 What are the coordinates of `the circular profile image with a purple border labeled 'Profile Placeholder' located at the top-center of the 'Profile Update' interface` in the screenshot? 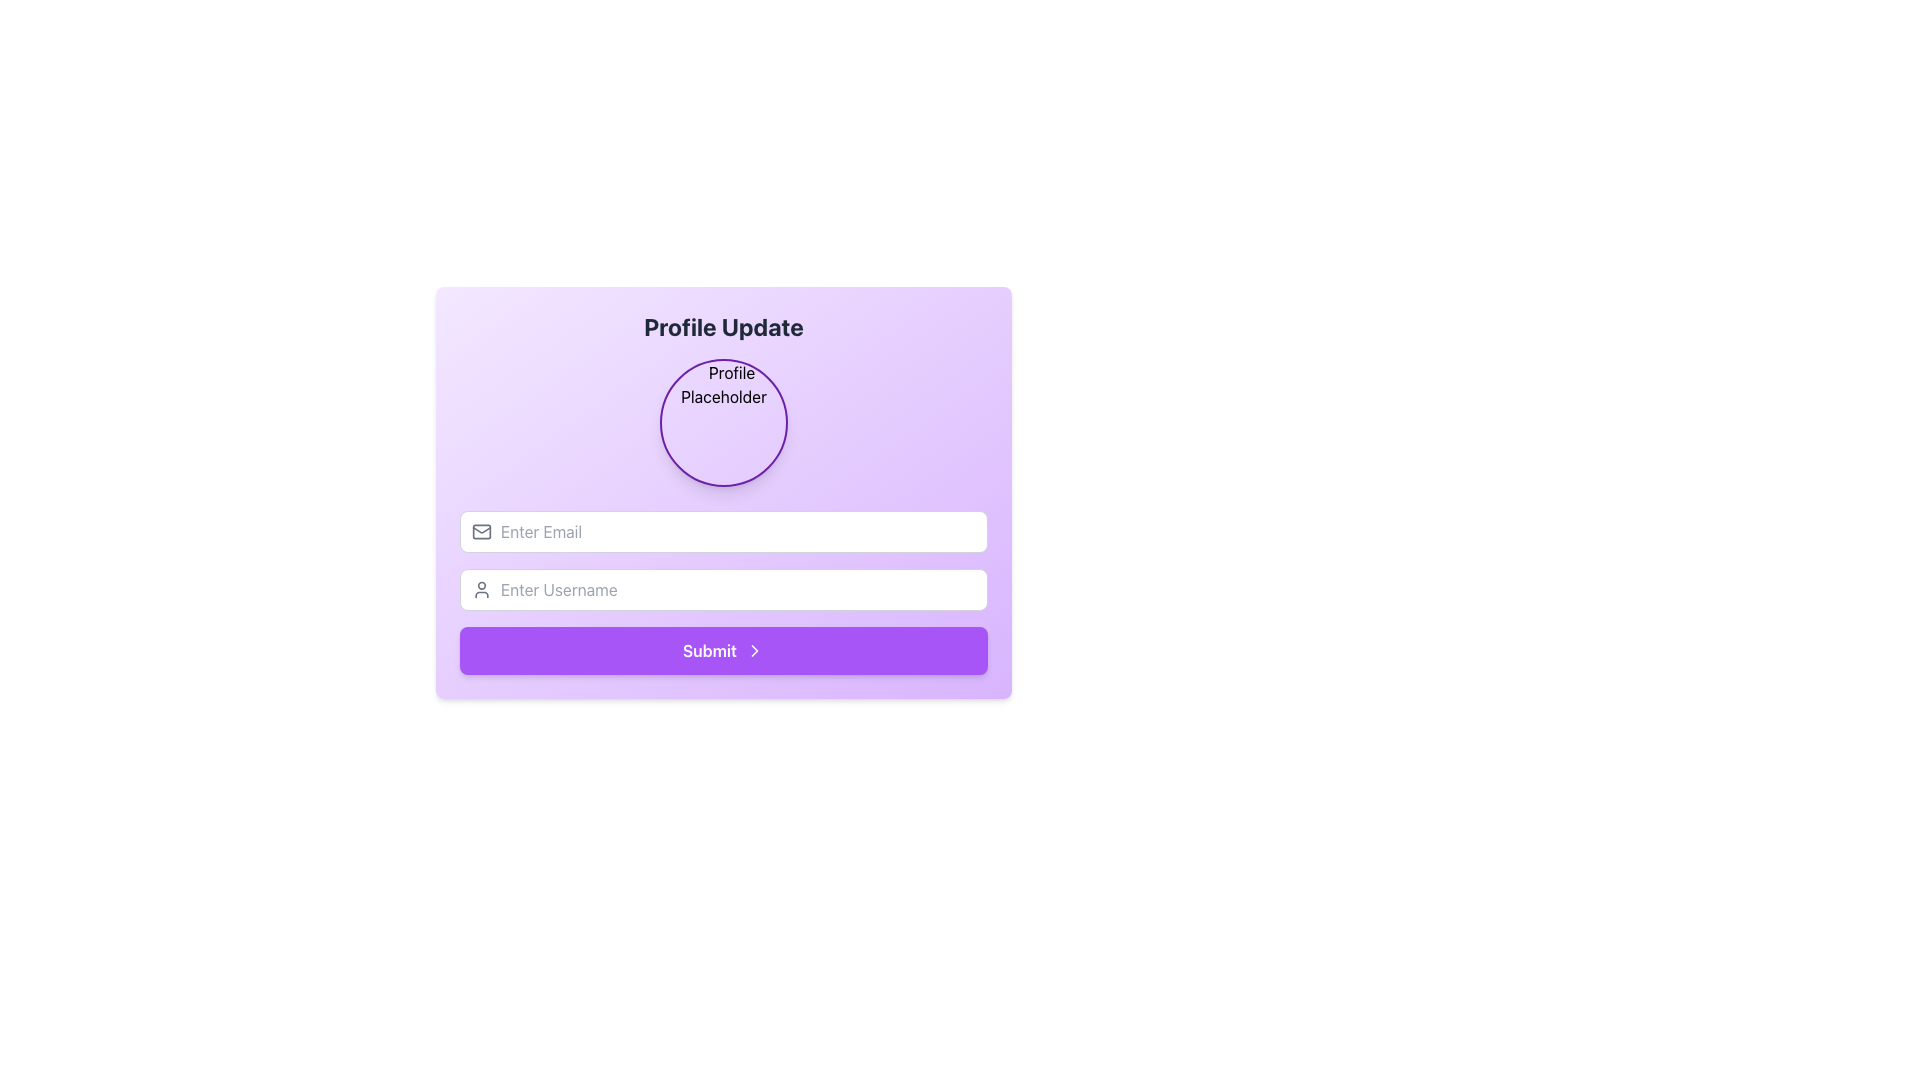 It's located at (723, 422).